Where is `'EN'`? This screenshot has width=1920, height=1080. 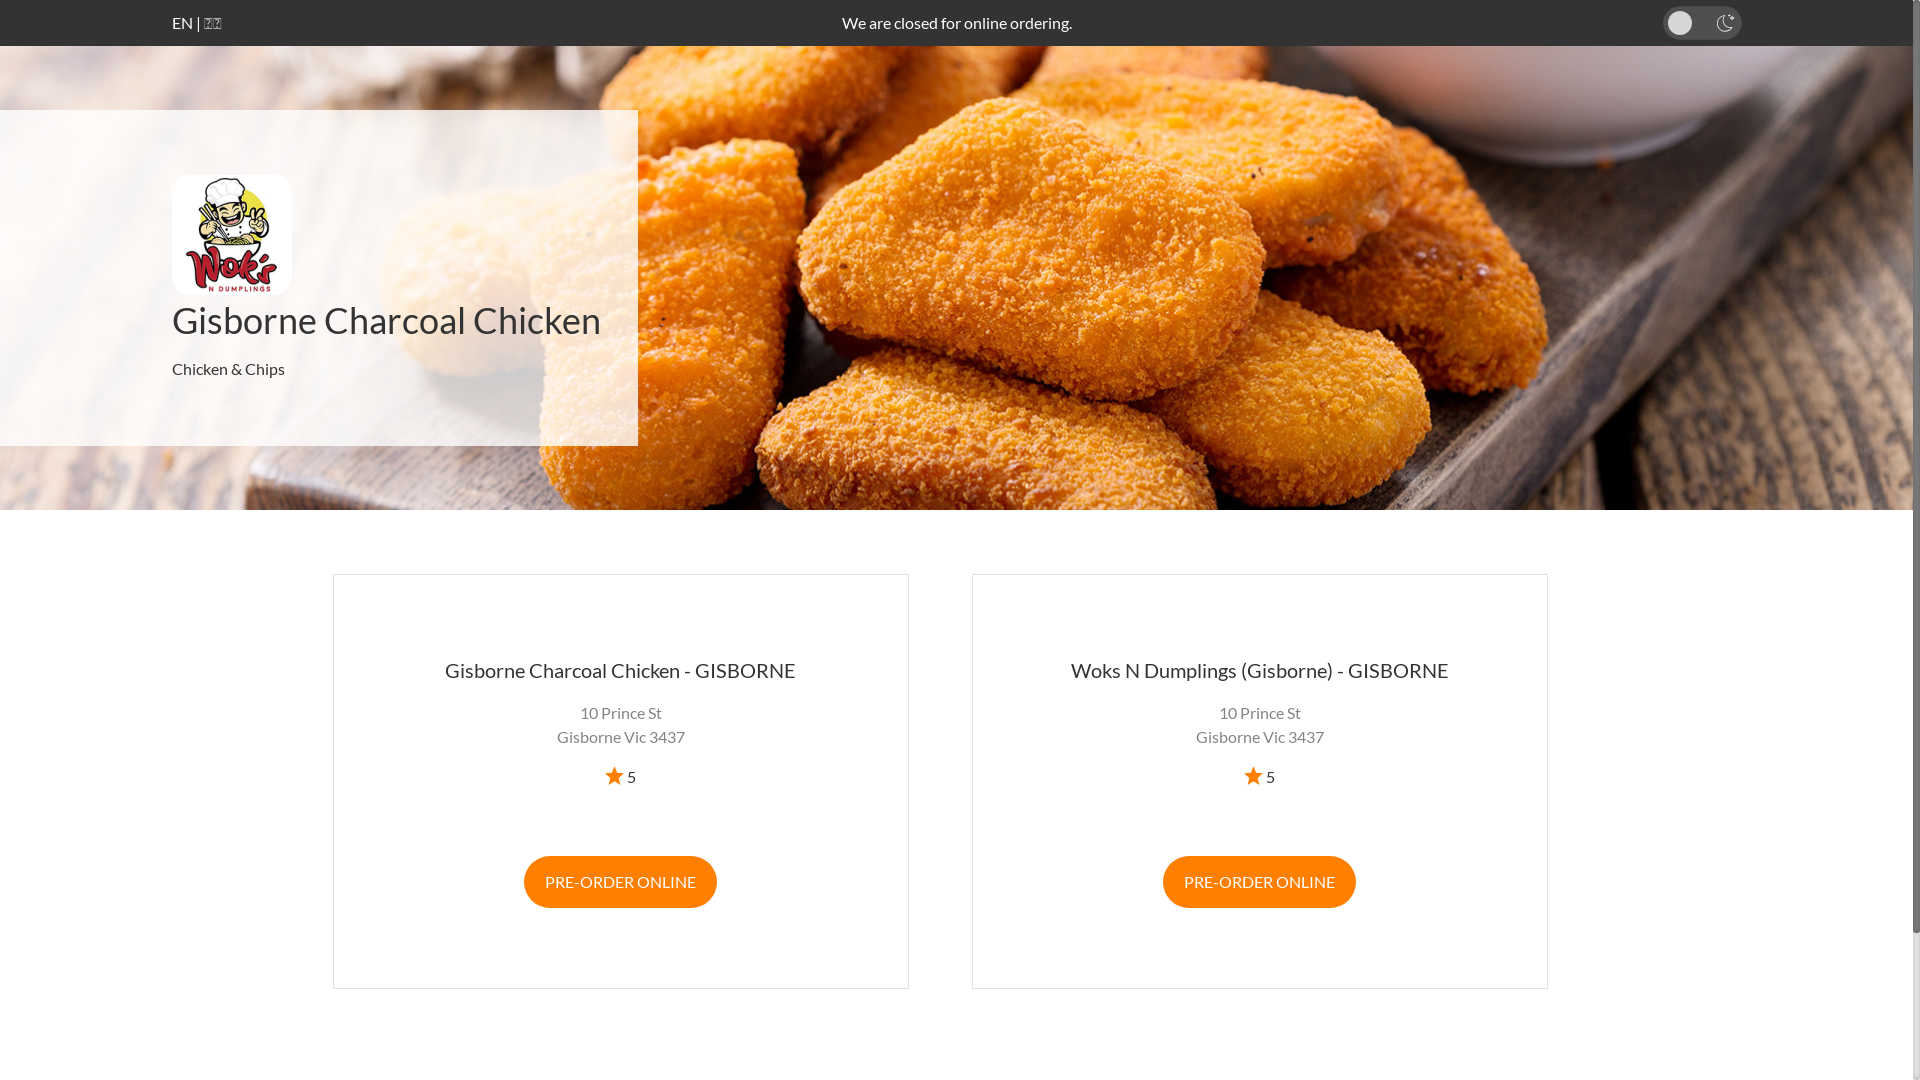
'EN' is located at coordinates (182, 22).